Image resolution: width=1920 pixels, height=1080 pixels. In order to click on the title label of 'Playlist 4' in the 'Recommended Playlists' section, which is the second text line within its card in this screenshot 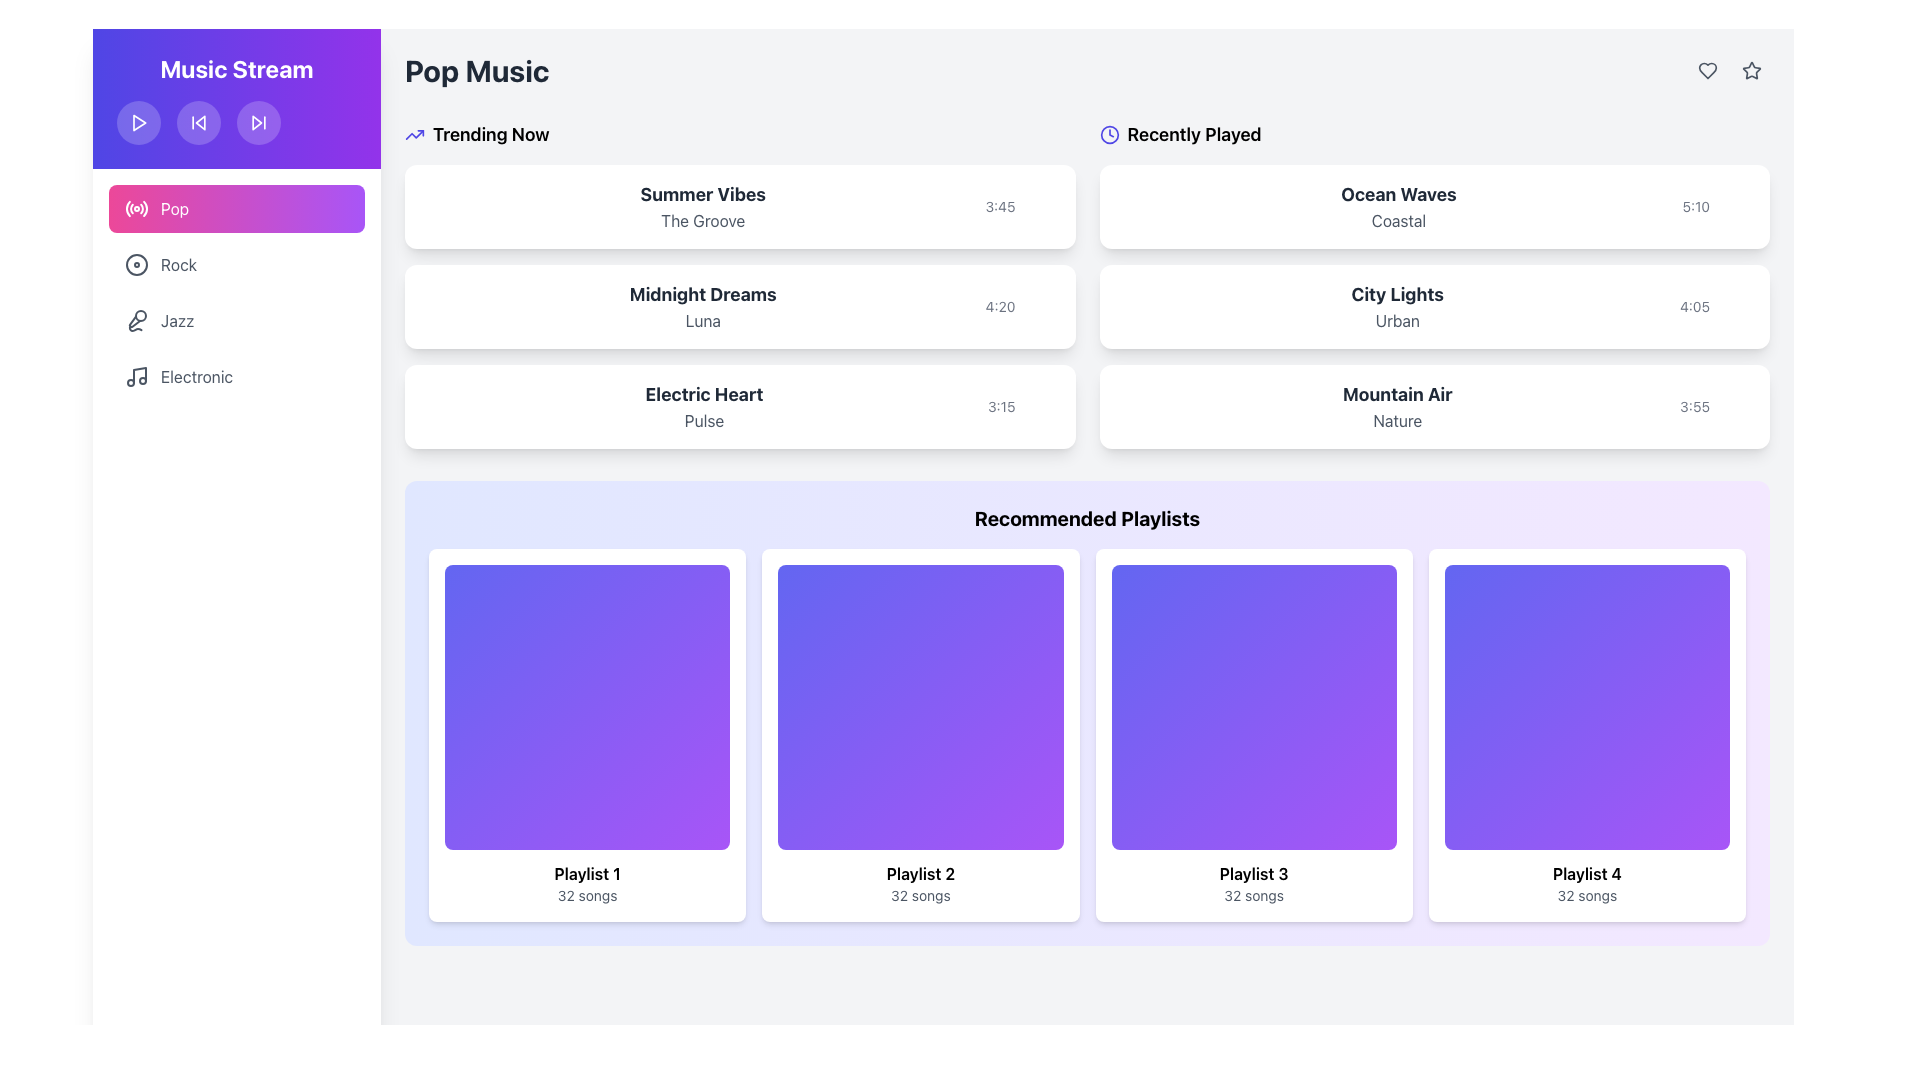, I will do `click(1586, 873)`.